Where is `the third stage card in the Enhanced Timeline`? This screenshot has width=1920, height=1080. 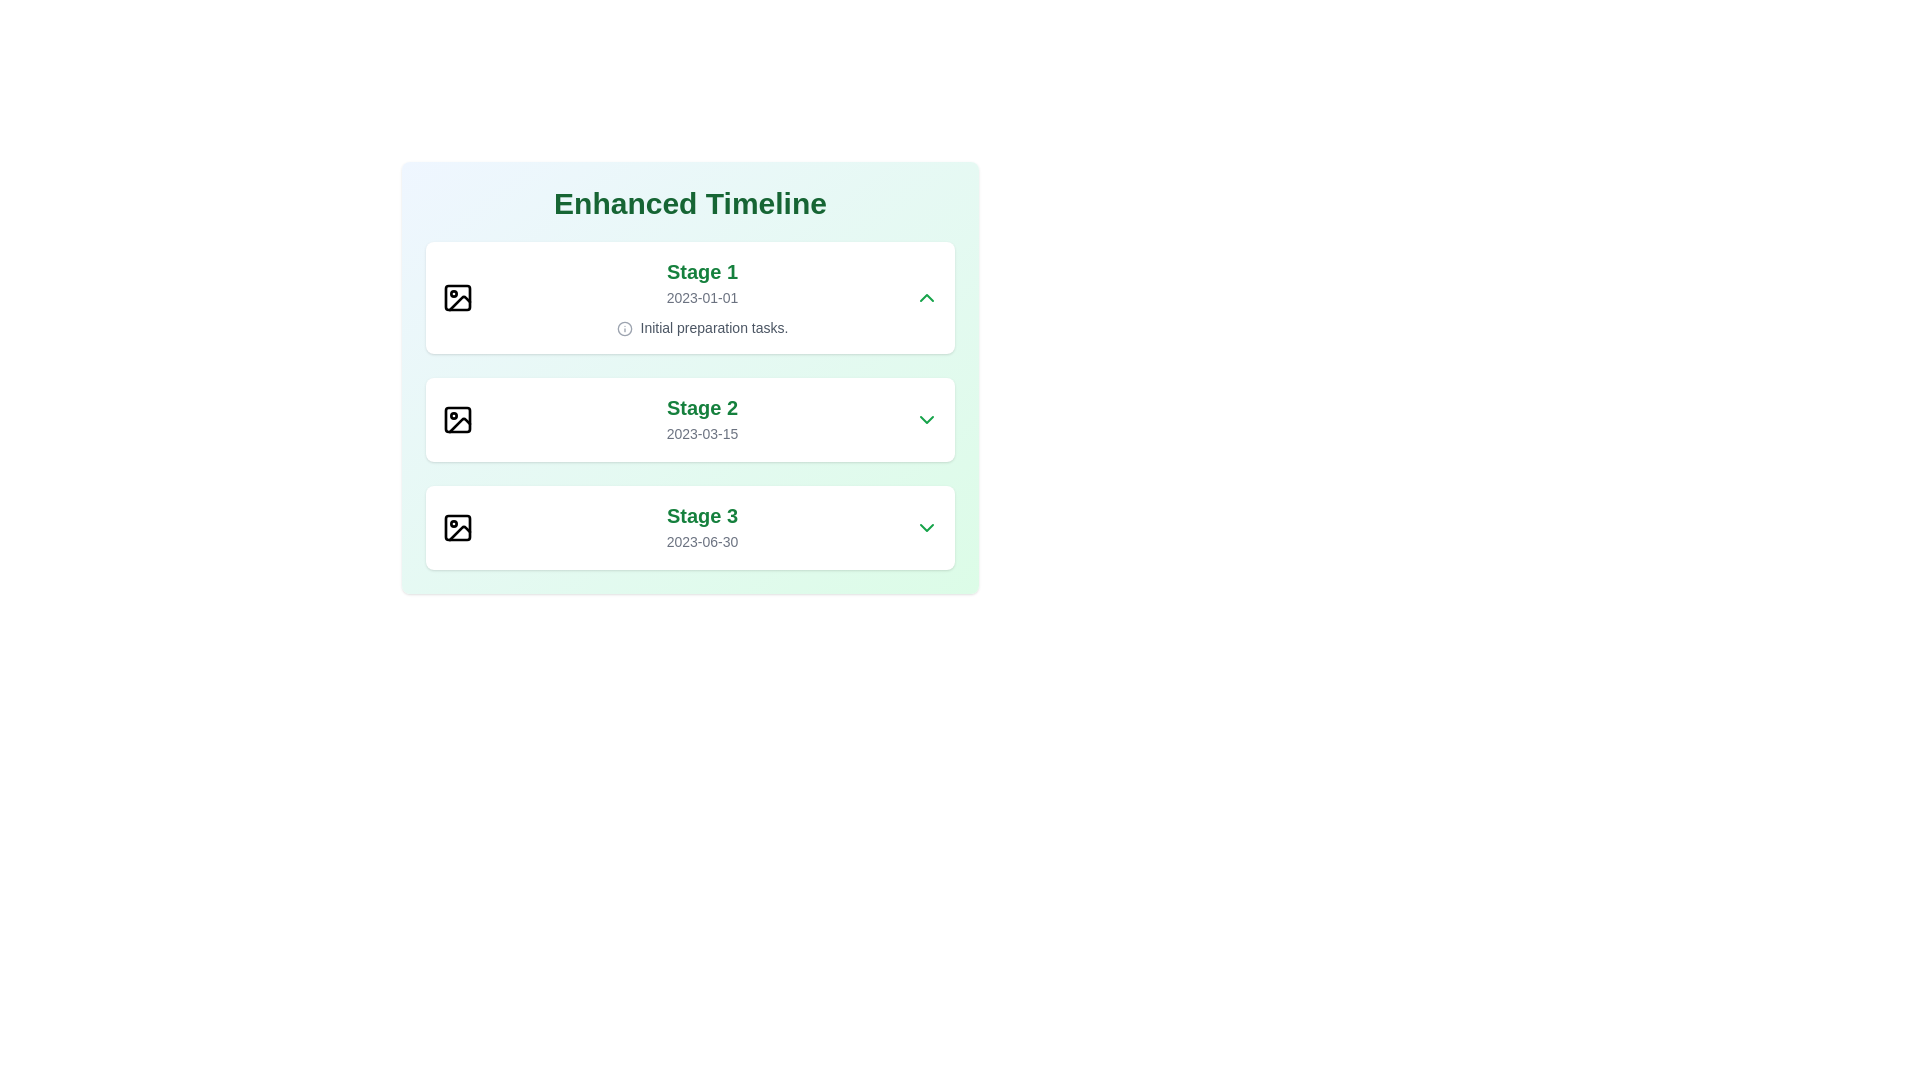 the third stage card in the Enhanced Timeline is located at coordinates (690, 527).